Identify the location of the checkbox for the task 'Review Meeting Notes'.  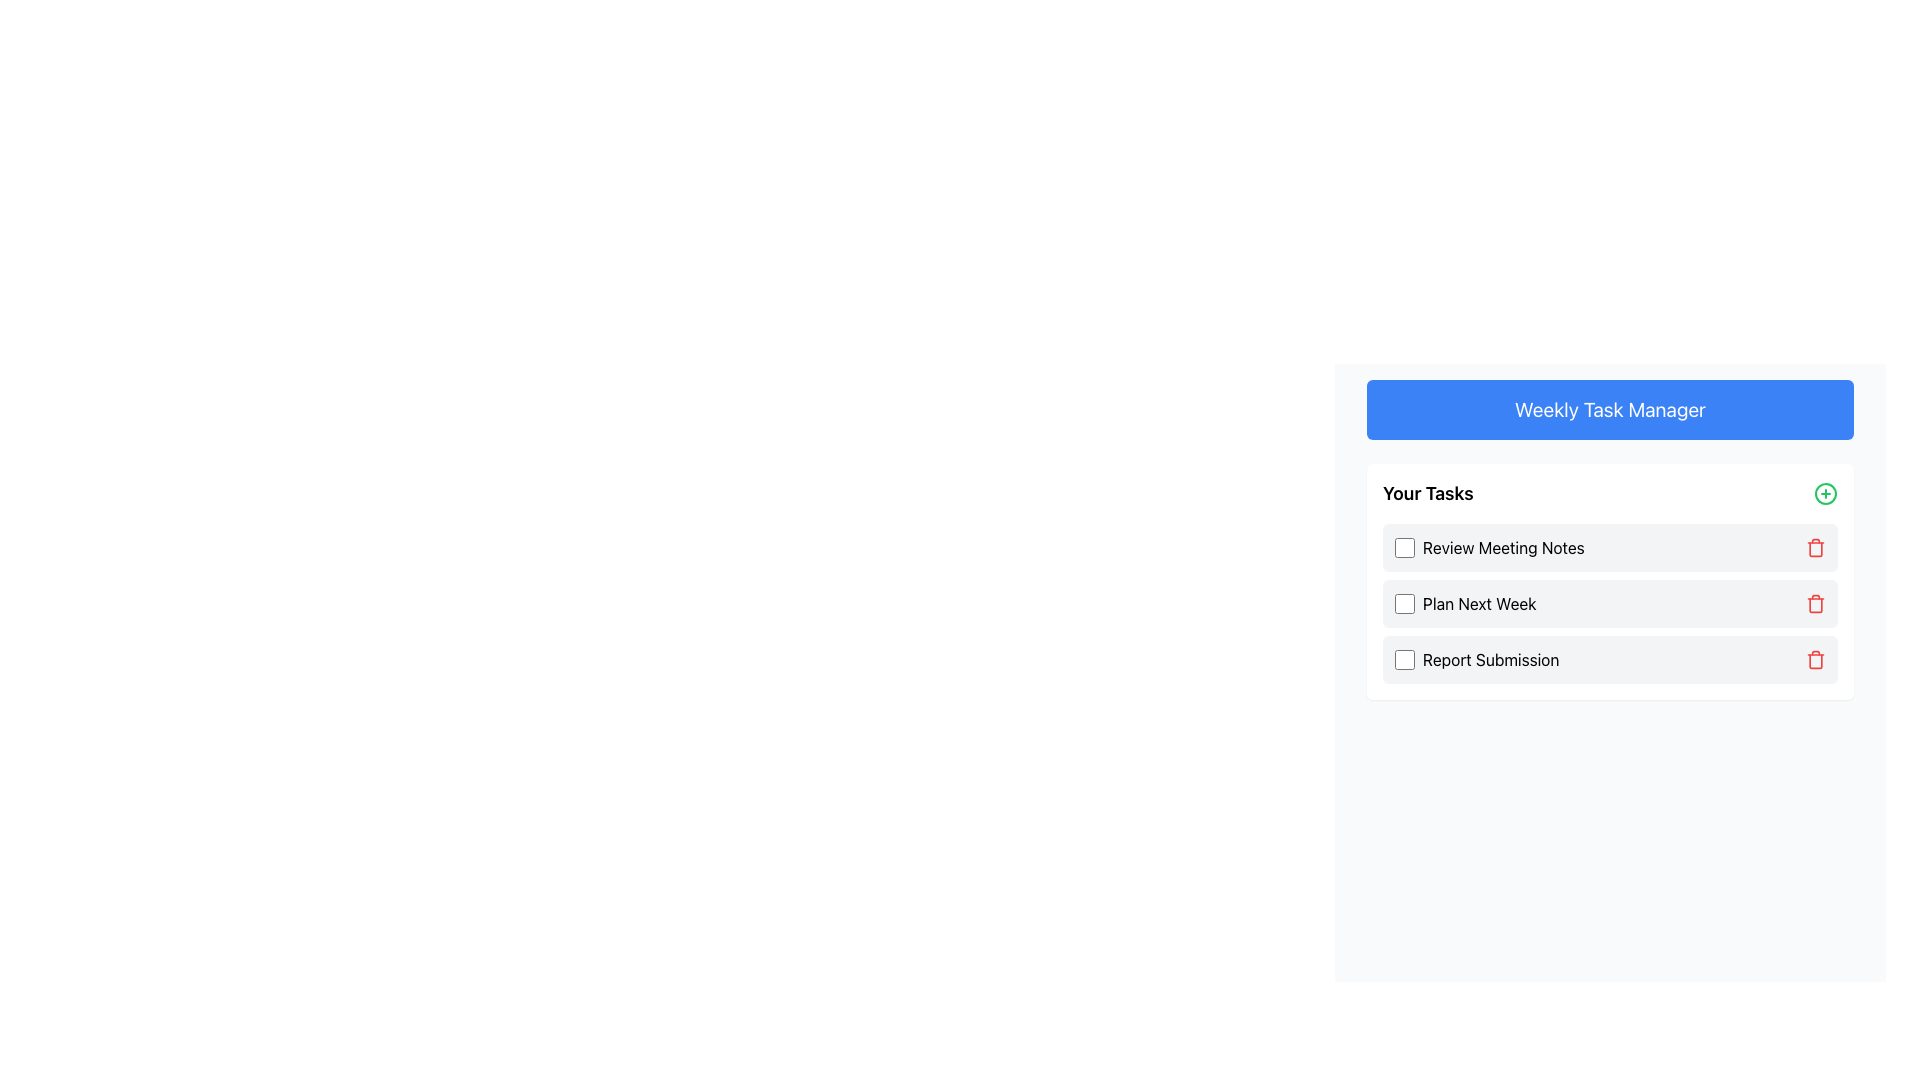
(1404, 547).